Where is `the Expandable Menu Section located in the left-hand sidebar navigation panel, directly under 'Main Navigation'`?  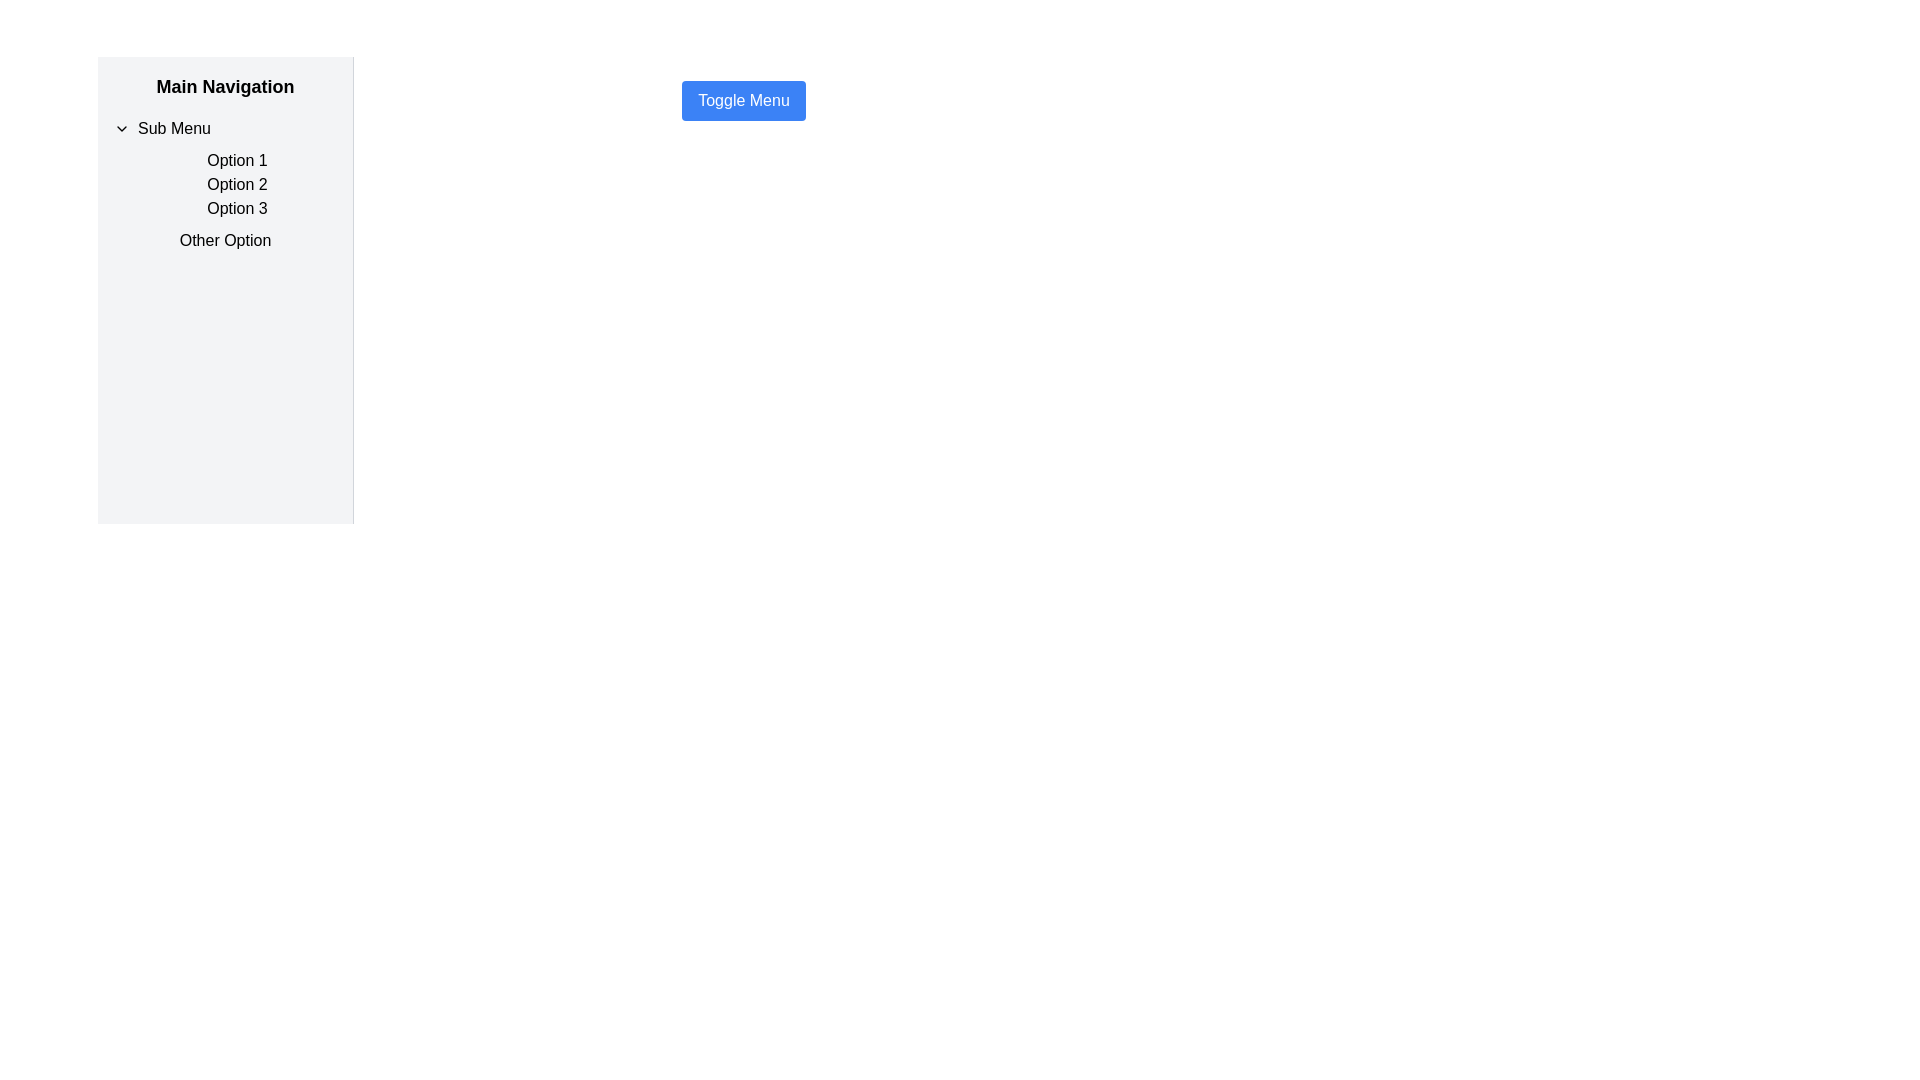 the Expandable Menu Section located in the left-hand sidebar navigation panel, directly under 'Main Navigation' is located at coordinates (225, 168).